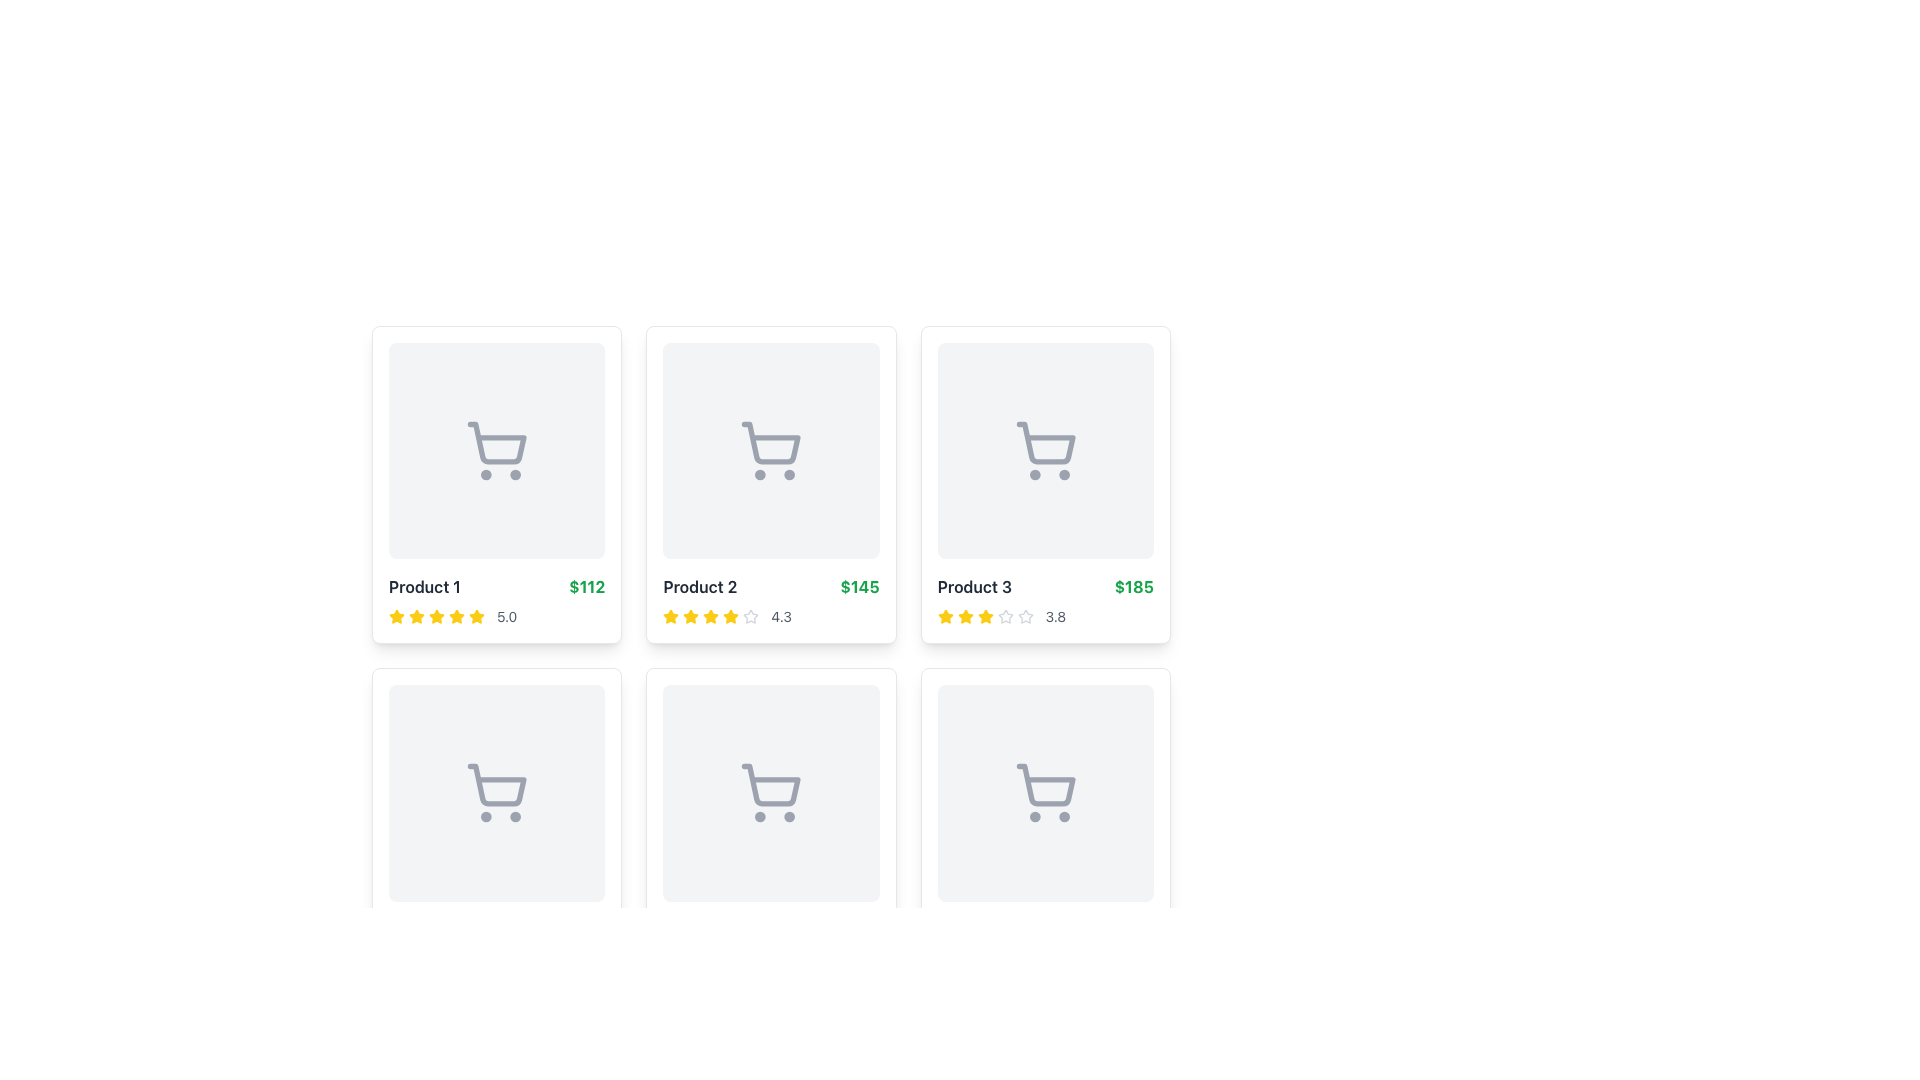 The width and height of the screenshot is (1920, 1080). Describe the element at coordinates (497, 451) in the screenshot. I see `the shopping cart icon located at the center of the thumbnail section of 'Product 1'` at that location.